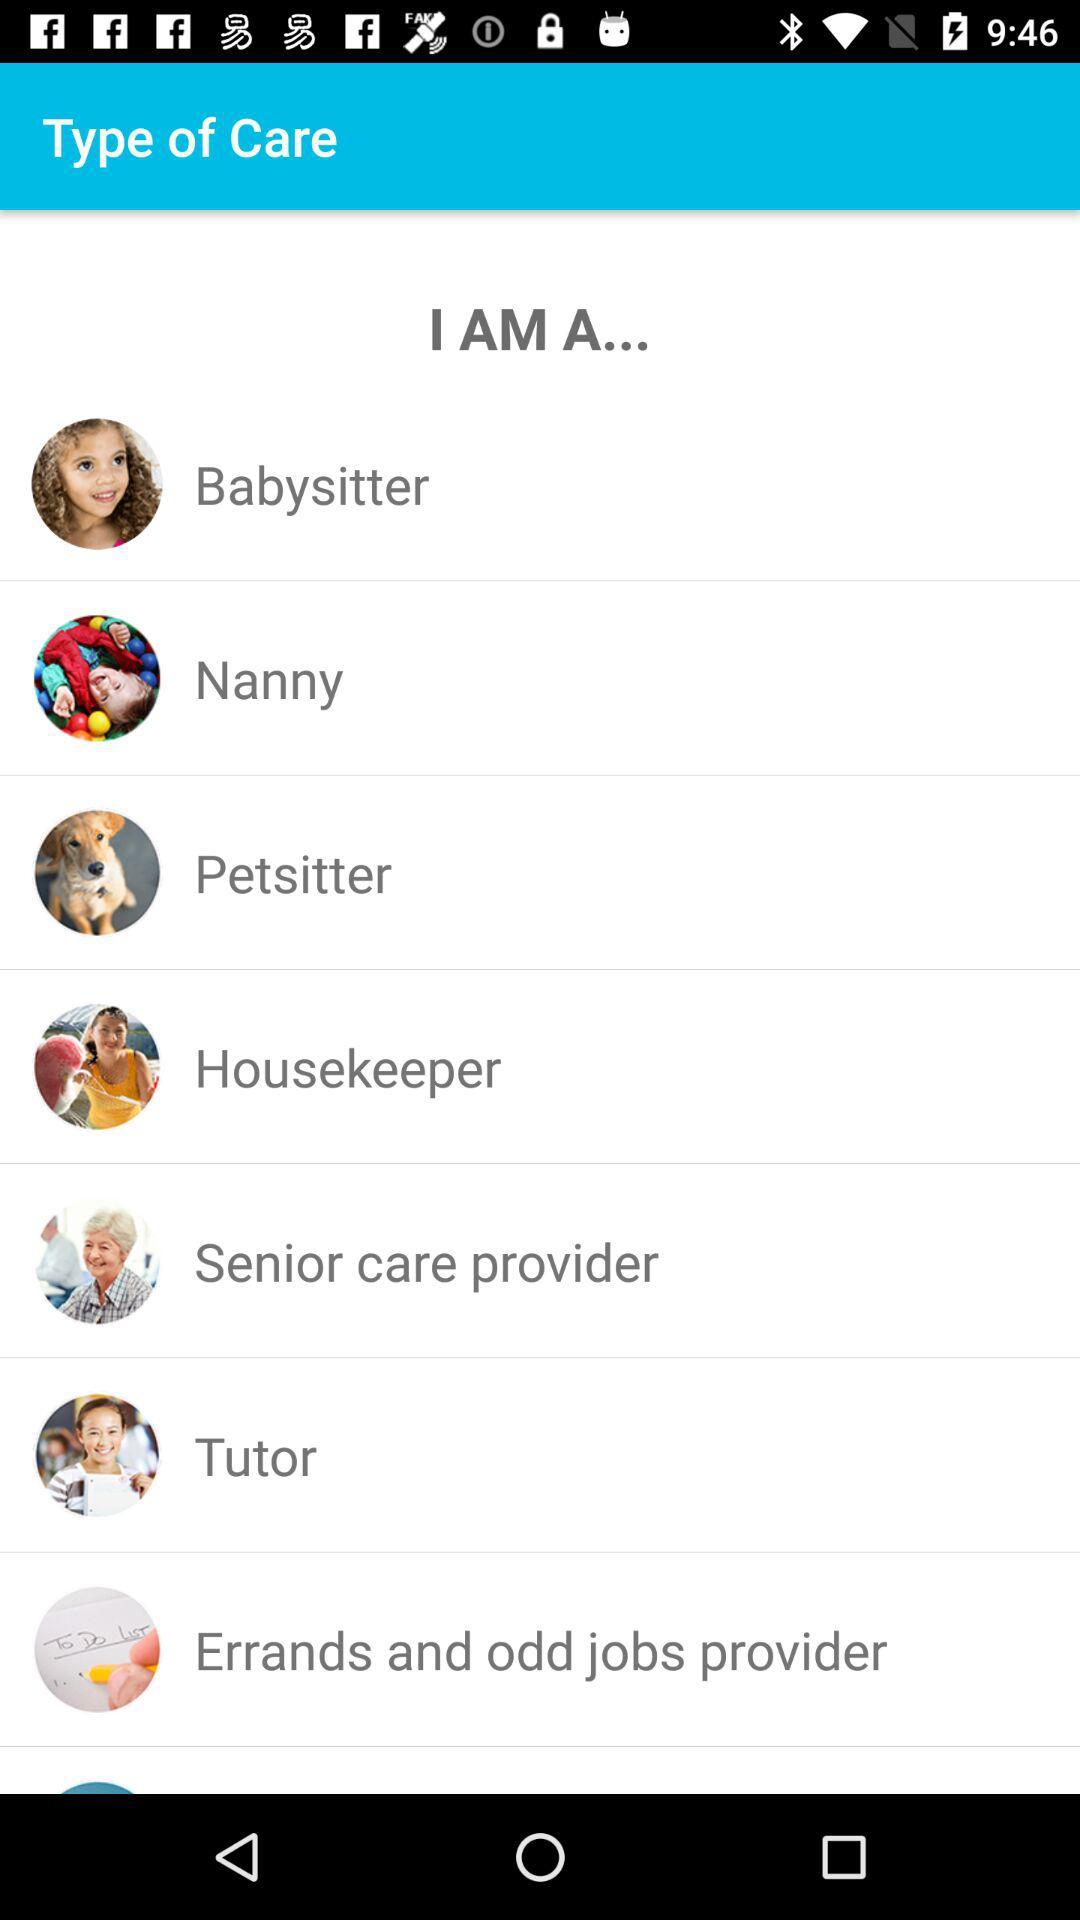 The height and width of the screenshot is (1920, 1080). I want to click on housekeeper icon, so click(346, 1065).